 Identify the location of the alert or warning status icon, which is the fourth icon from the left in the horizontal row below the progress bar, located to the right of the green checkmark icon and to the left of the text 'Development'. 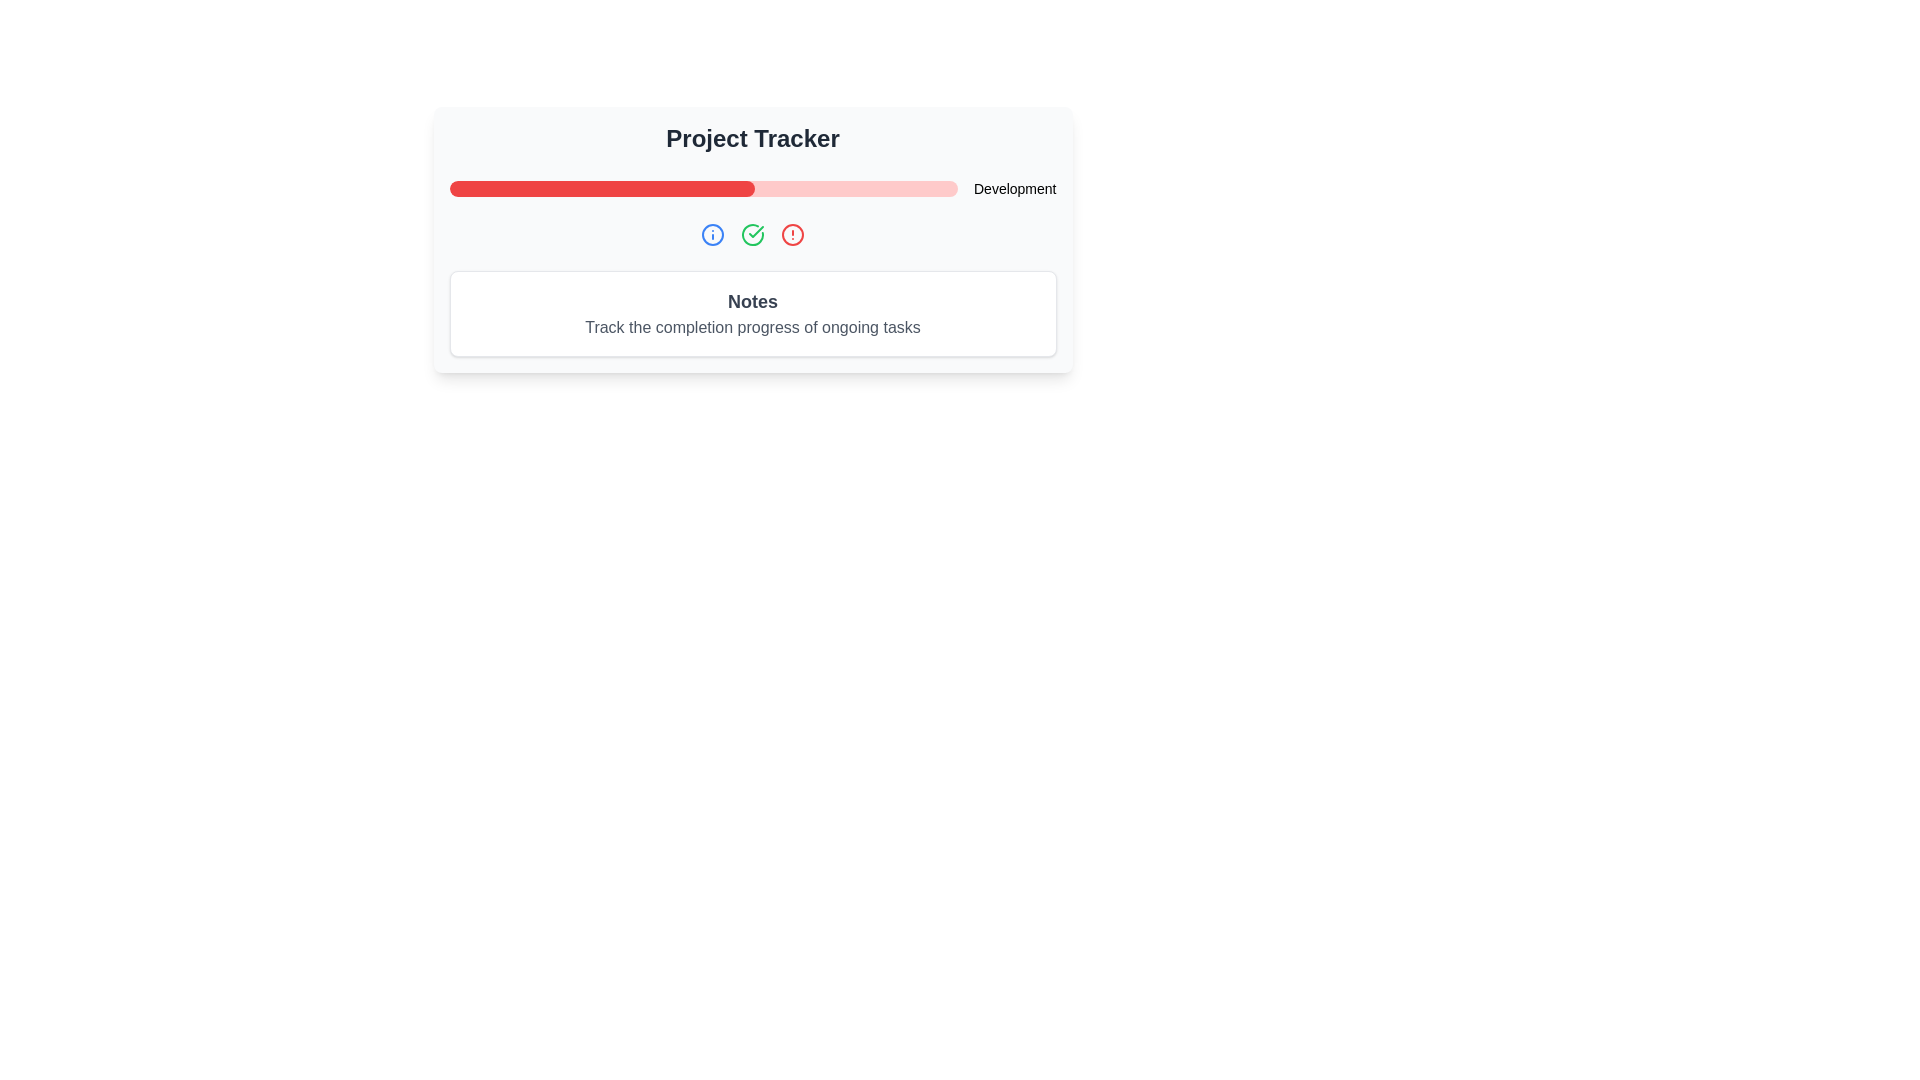
(791, 234).